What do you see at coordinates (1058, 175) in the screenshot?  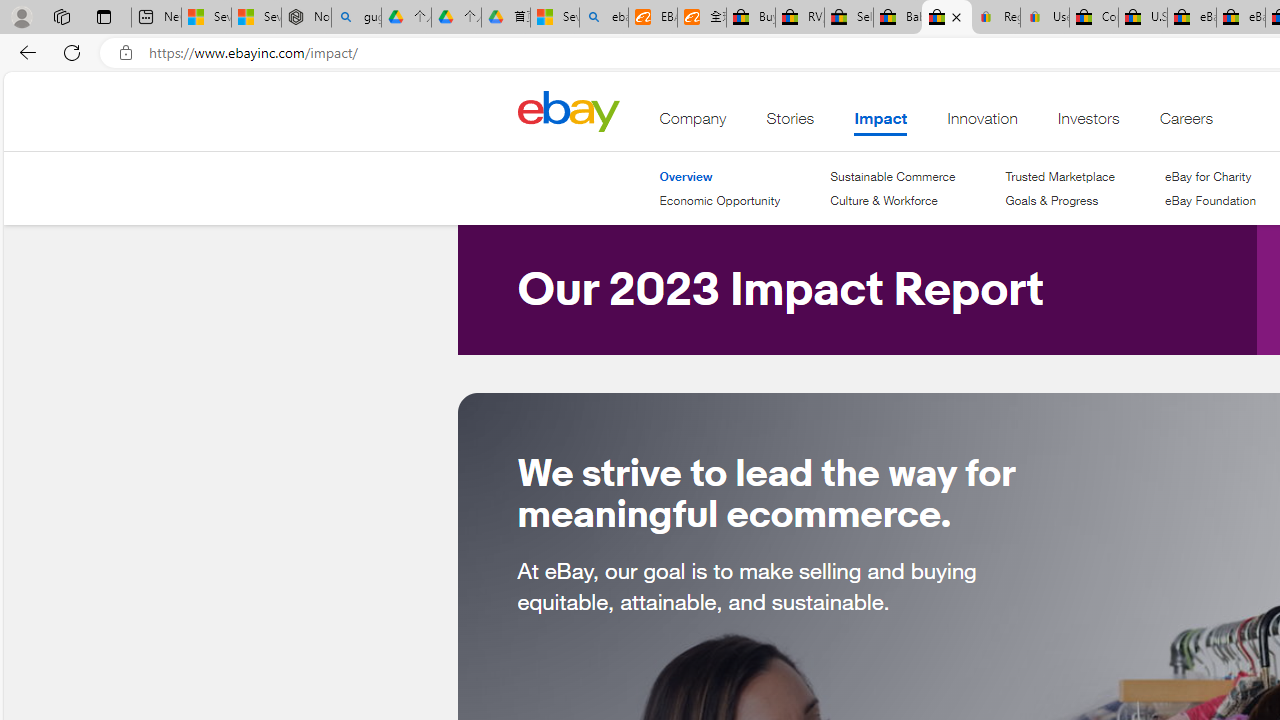 I see `'Trusted Marketplace'` at bounding box center [1058, 175].